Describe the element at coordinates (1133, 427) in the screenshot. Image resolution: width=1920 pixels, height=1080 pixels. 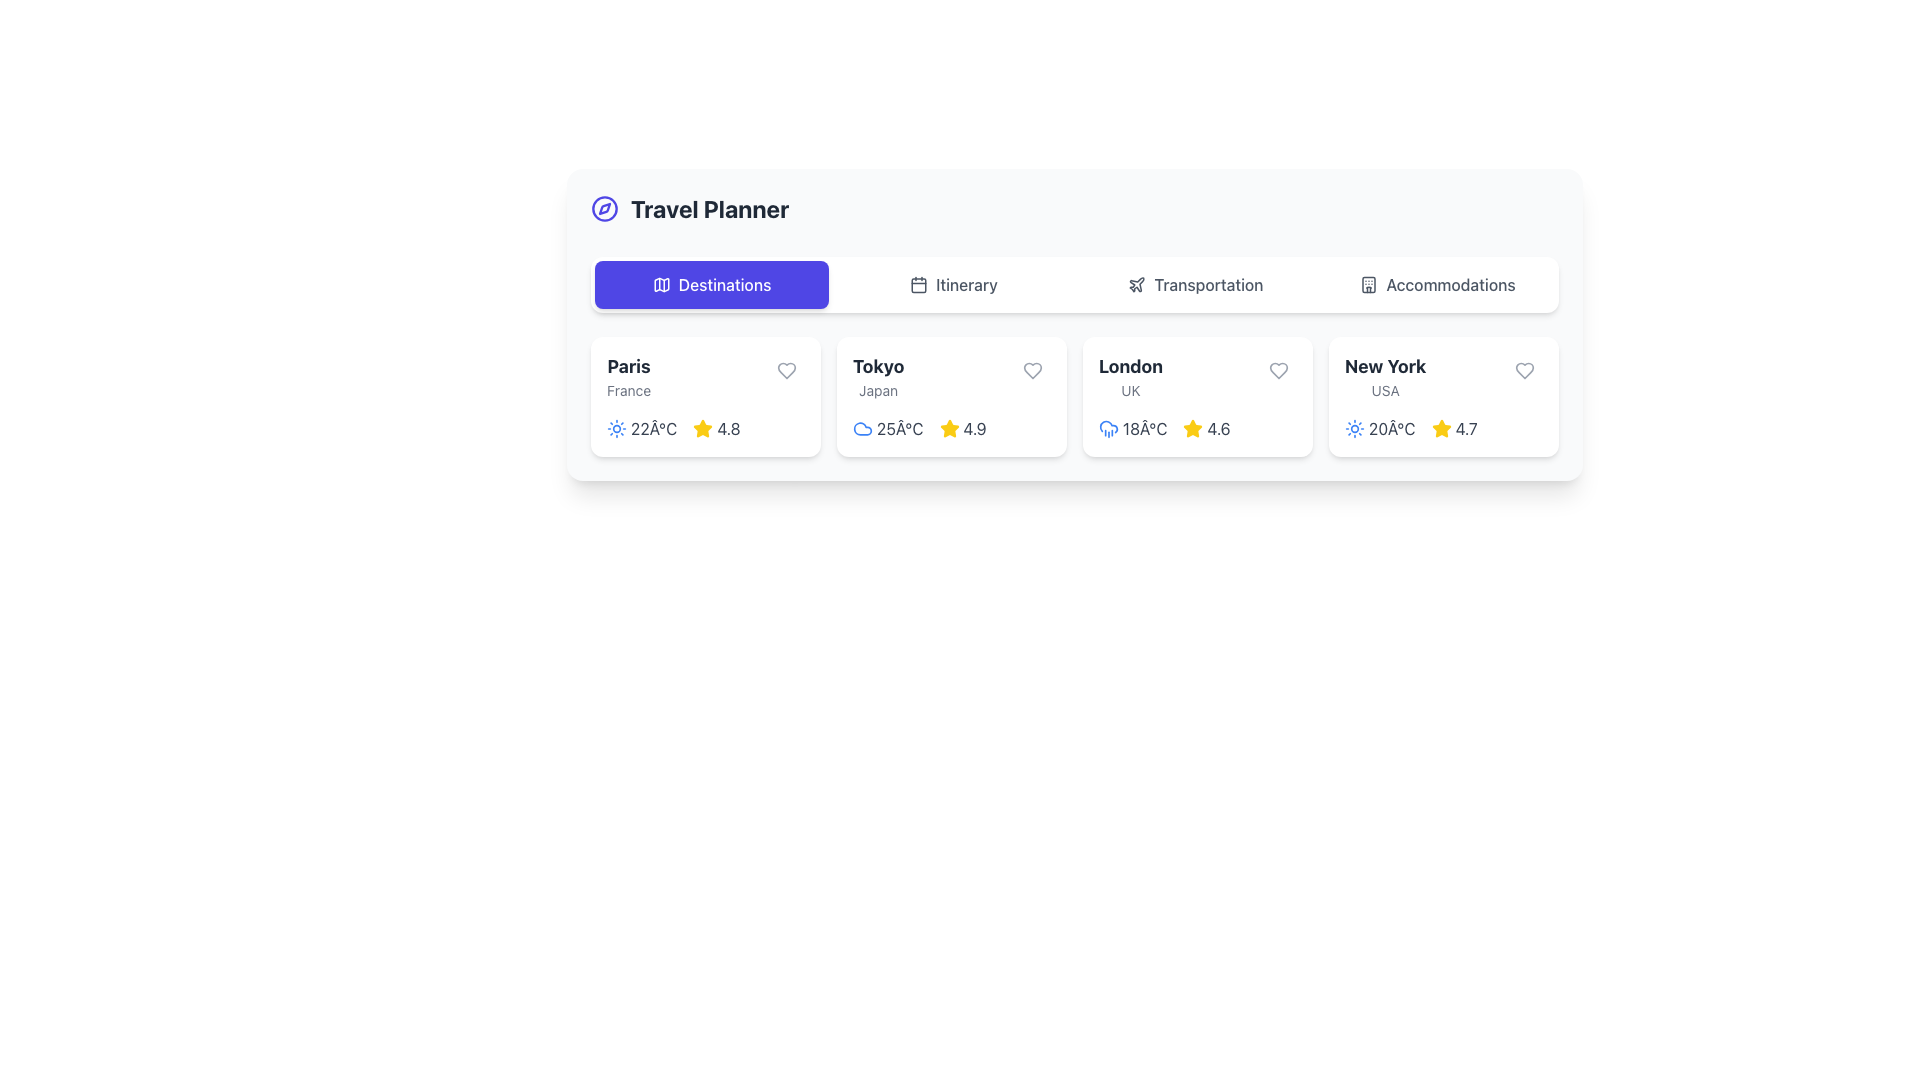
I see `temperature information '18°C' displayed in gray text, which is located in the card labeled 'London' under the 'Destinations' tab, next to the cloud and rain icon` at that location.